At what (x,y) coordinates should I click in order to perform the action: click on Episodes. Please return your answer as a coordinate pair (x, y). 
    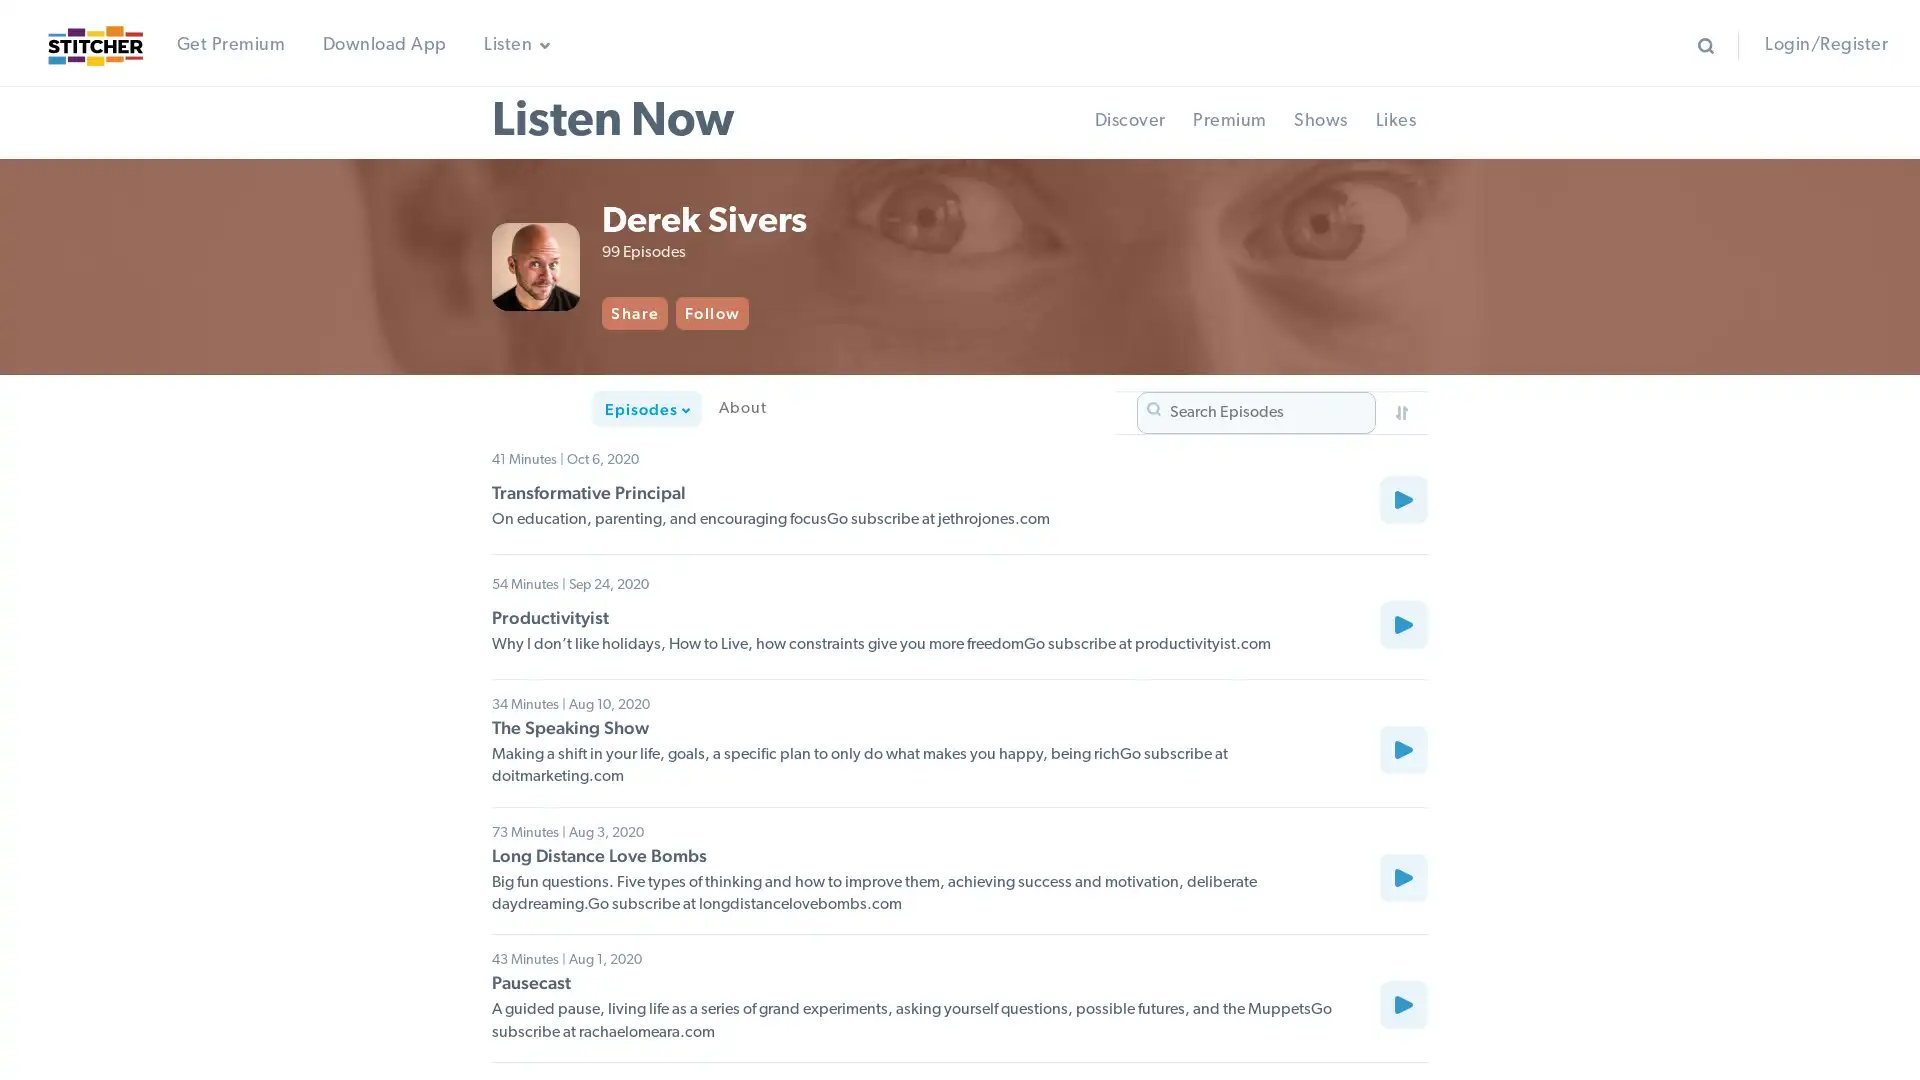
    Looking at the image, I should click on (547, 415).